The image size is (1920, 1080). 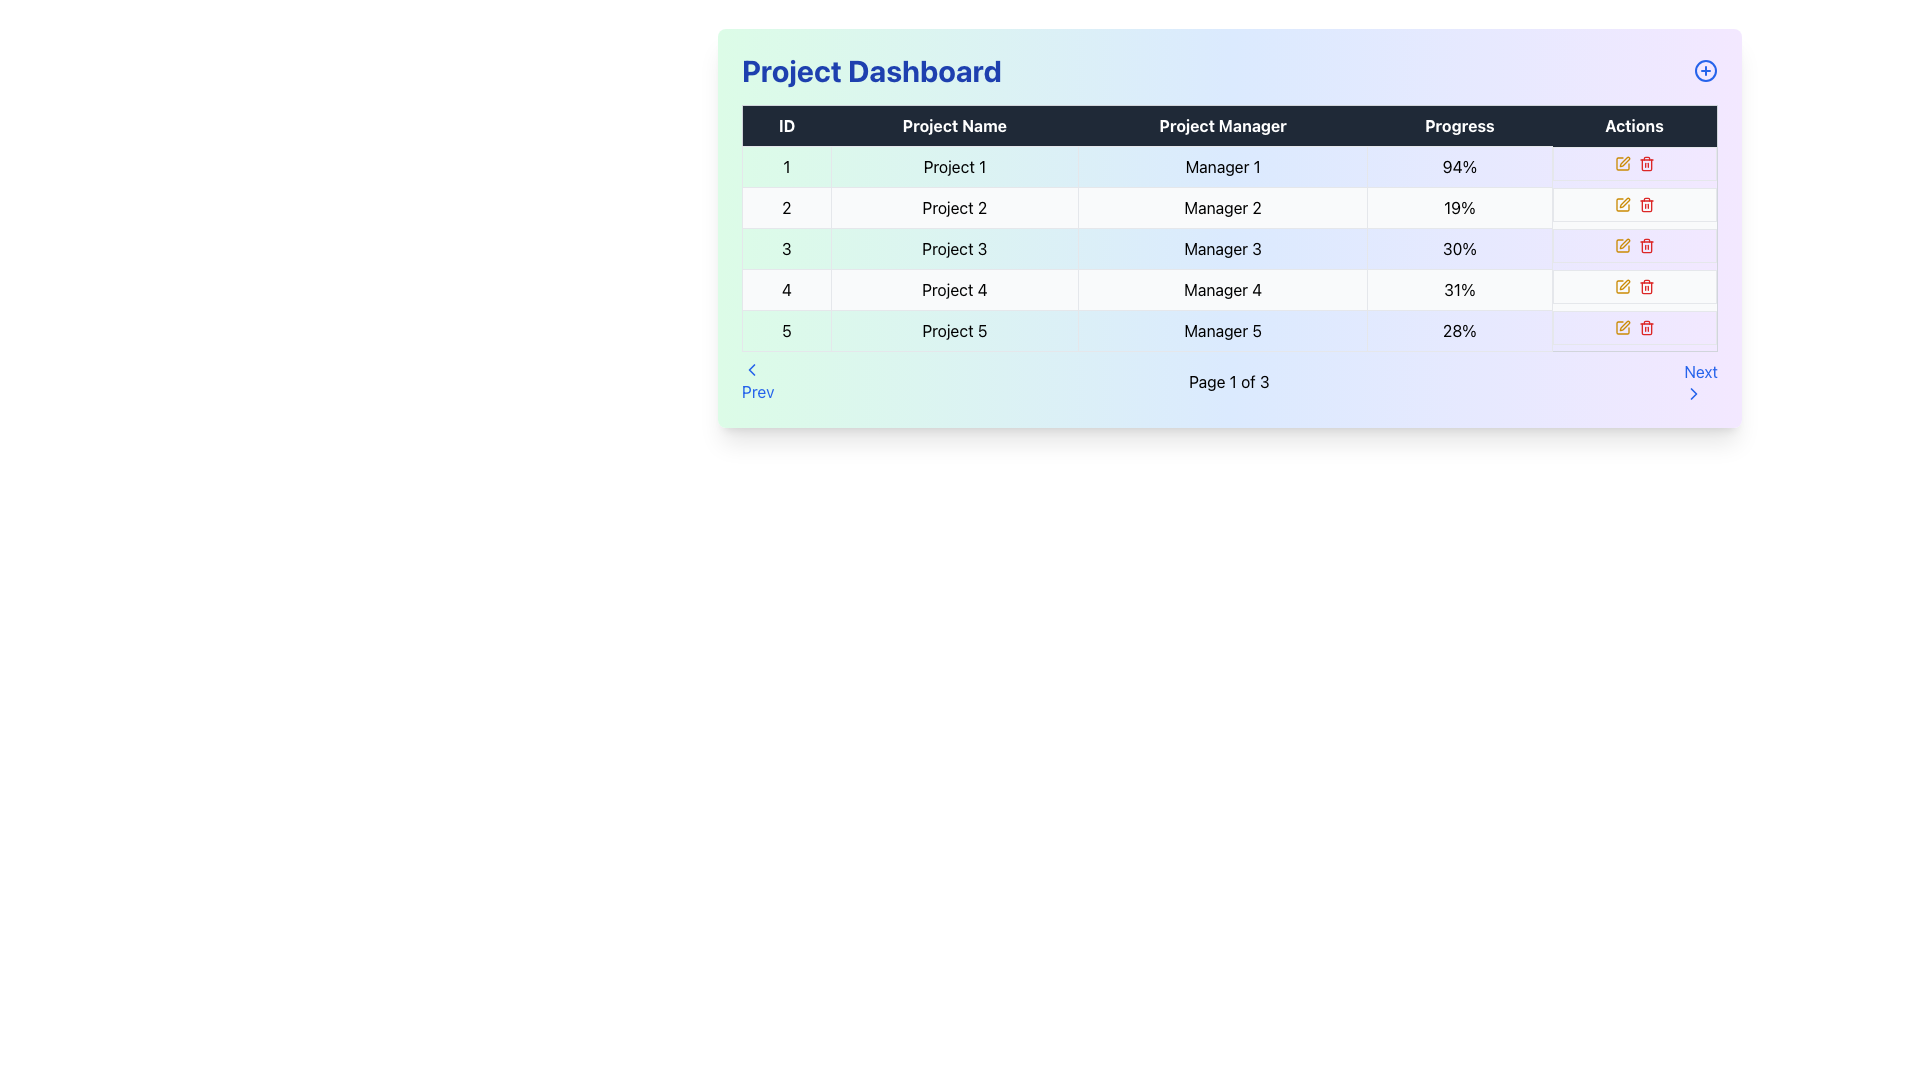 What do you see at coordinates (785, 248) in the screenshot?
I see `the numeral '3' displayed in light green background within the 'ID' column of the table` at bounding box center [785, 248].